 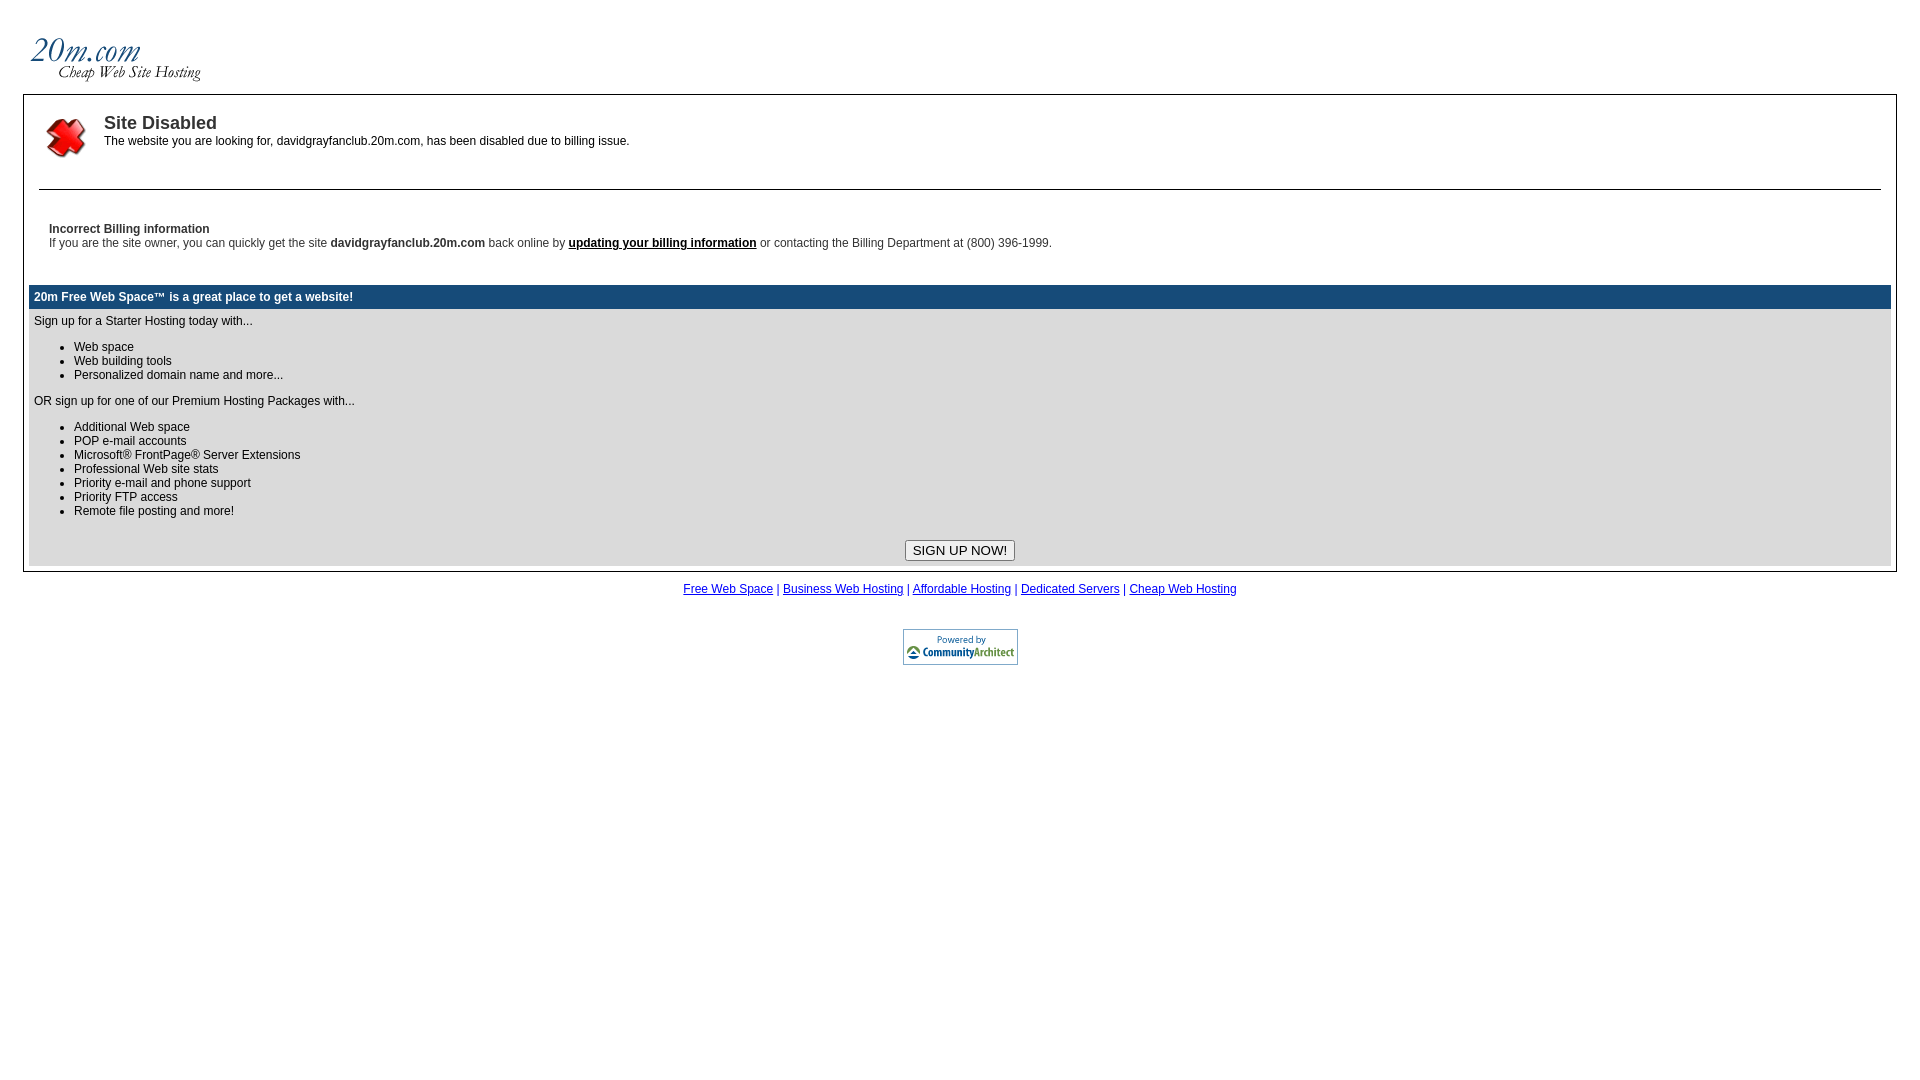 I want to click on 'Affordable Hosting', so click(x=911, y=588).